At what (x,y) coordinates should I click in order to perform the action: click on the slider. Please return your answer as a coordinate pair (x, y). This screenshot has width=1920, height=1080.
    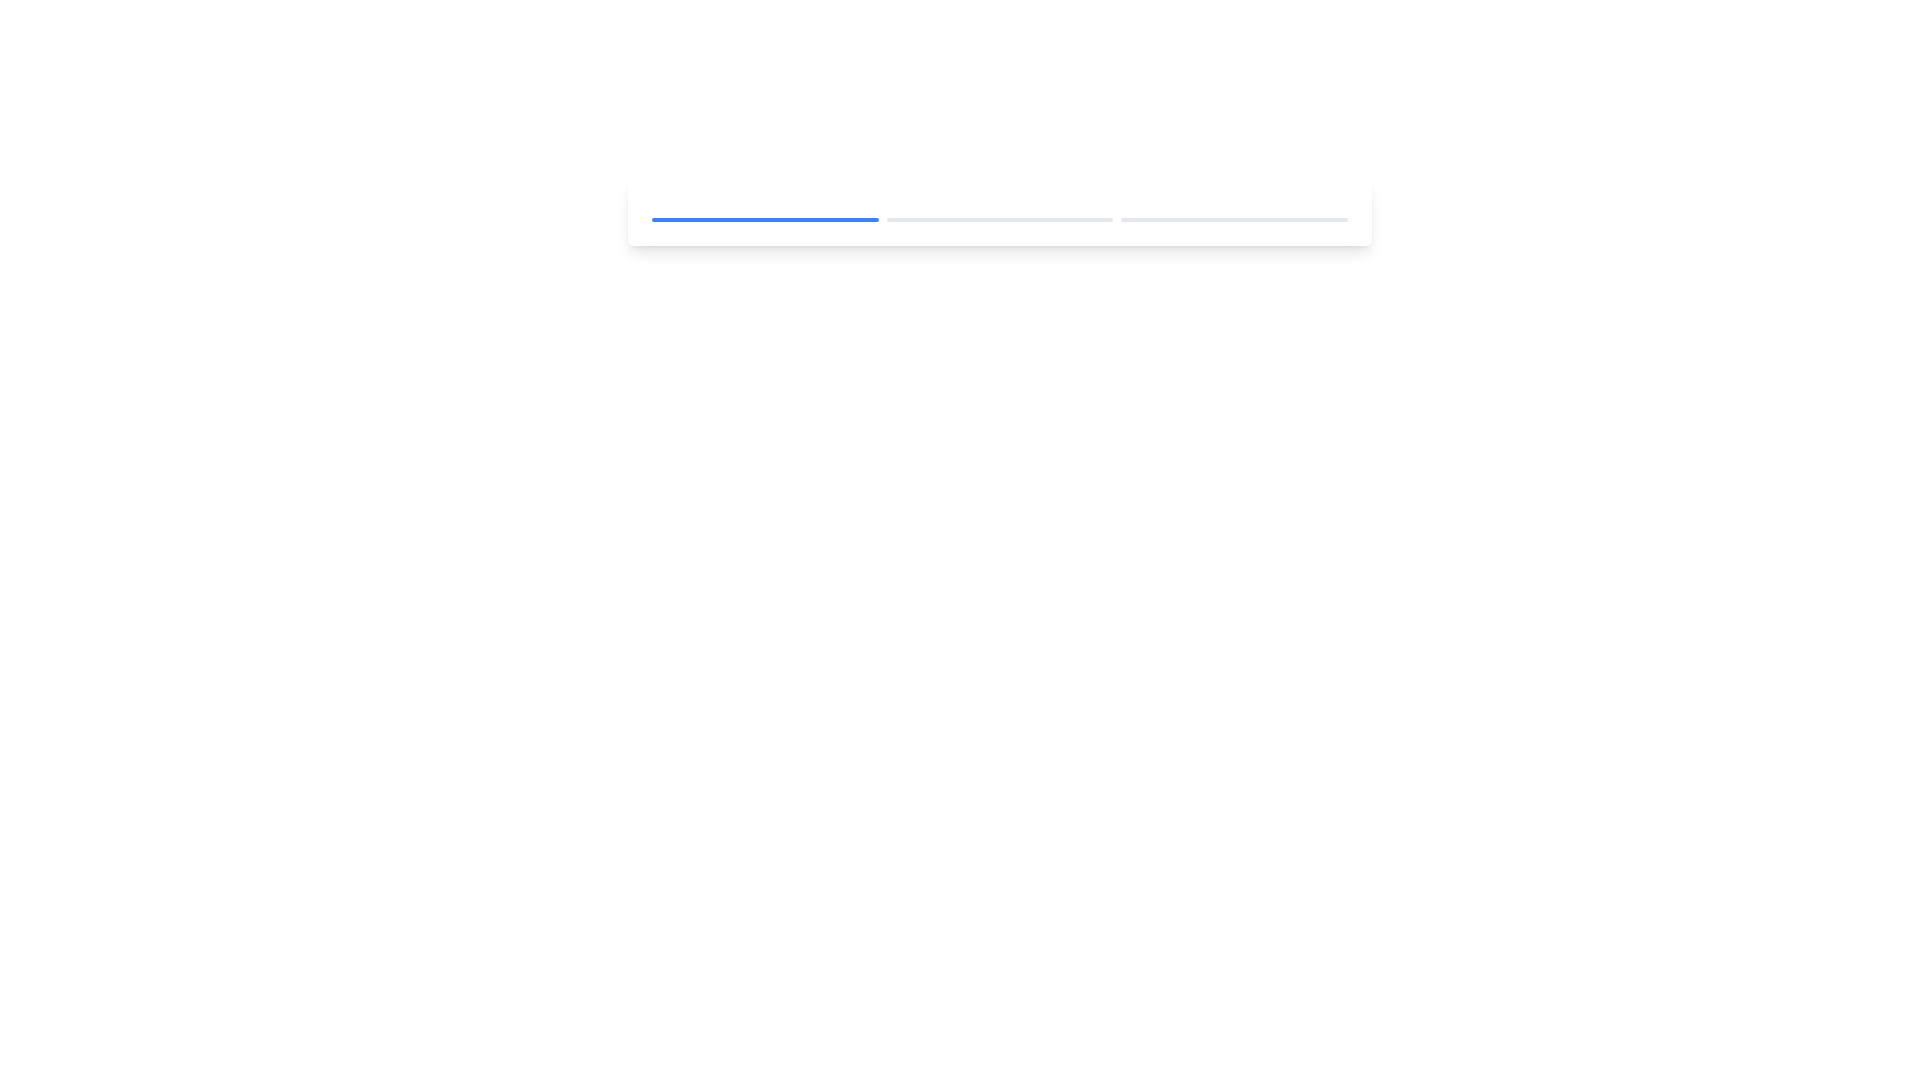
    Looking at the image, I should click on (1082, 219).